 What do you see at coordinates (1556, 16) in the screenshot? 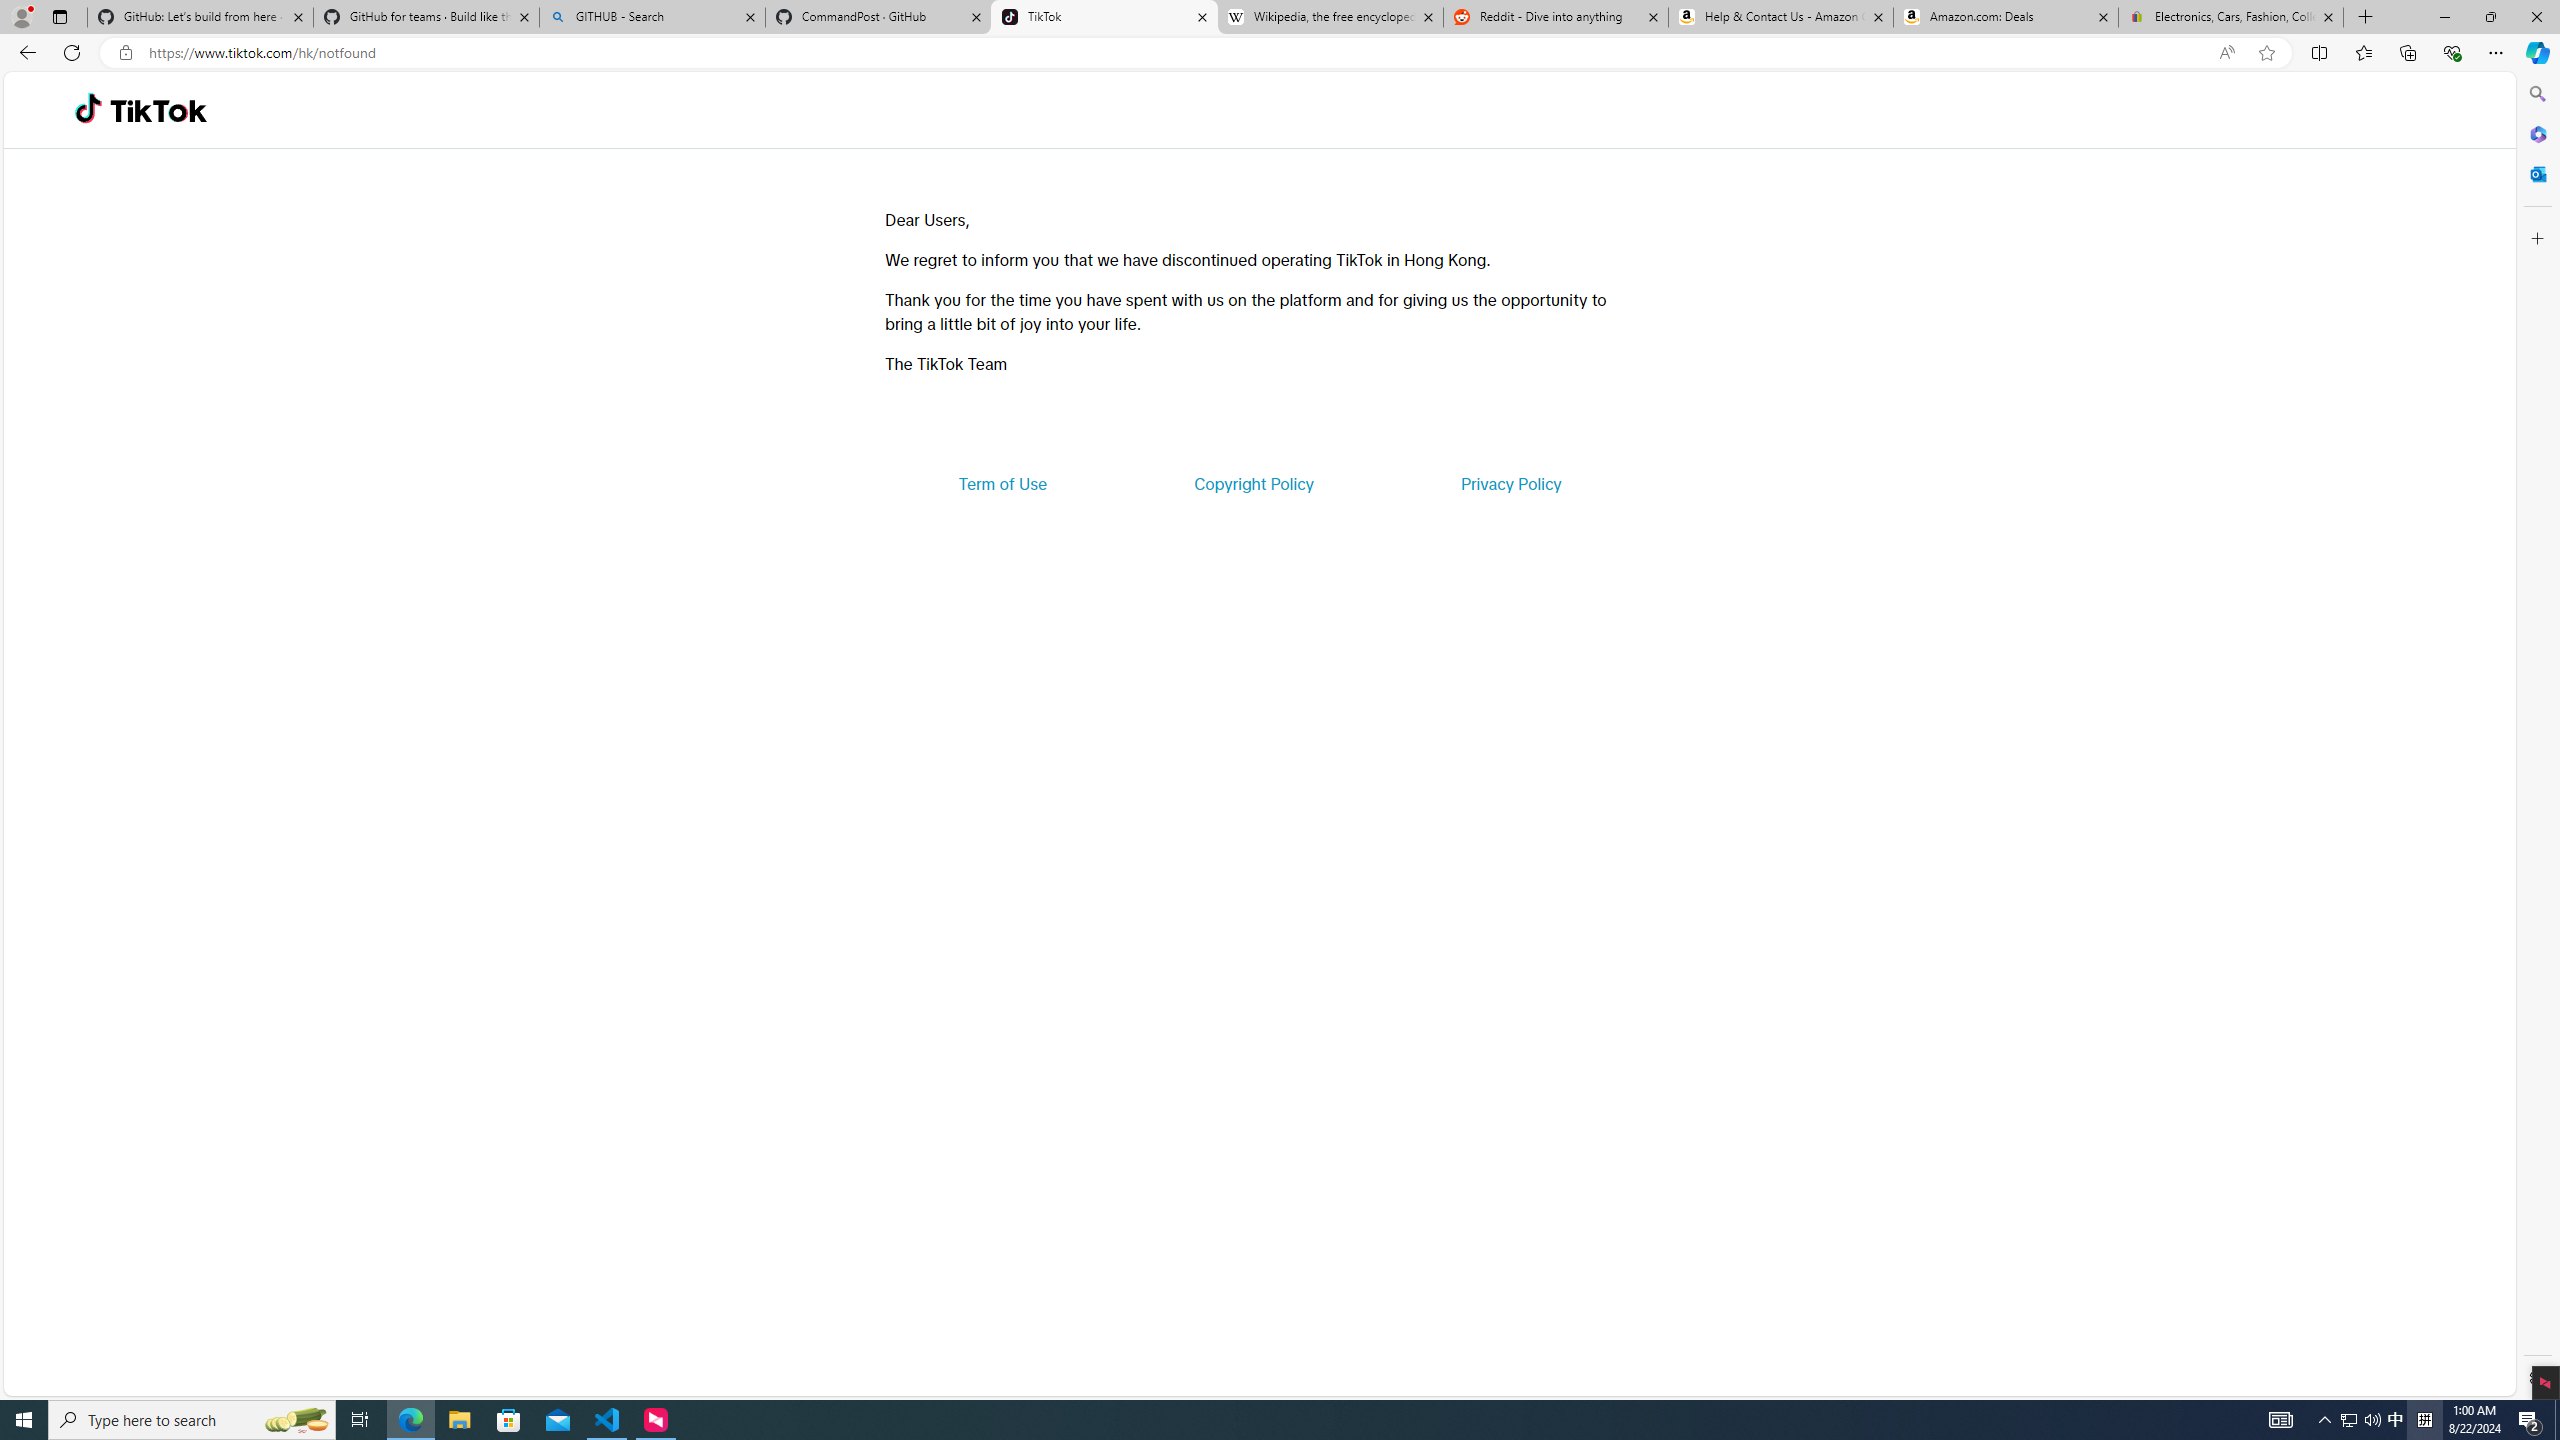
I see `'Reddit - Dive into anything'` at bounding box center [1556, 16].